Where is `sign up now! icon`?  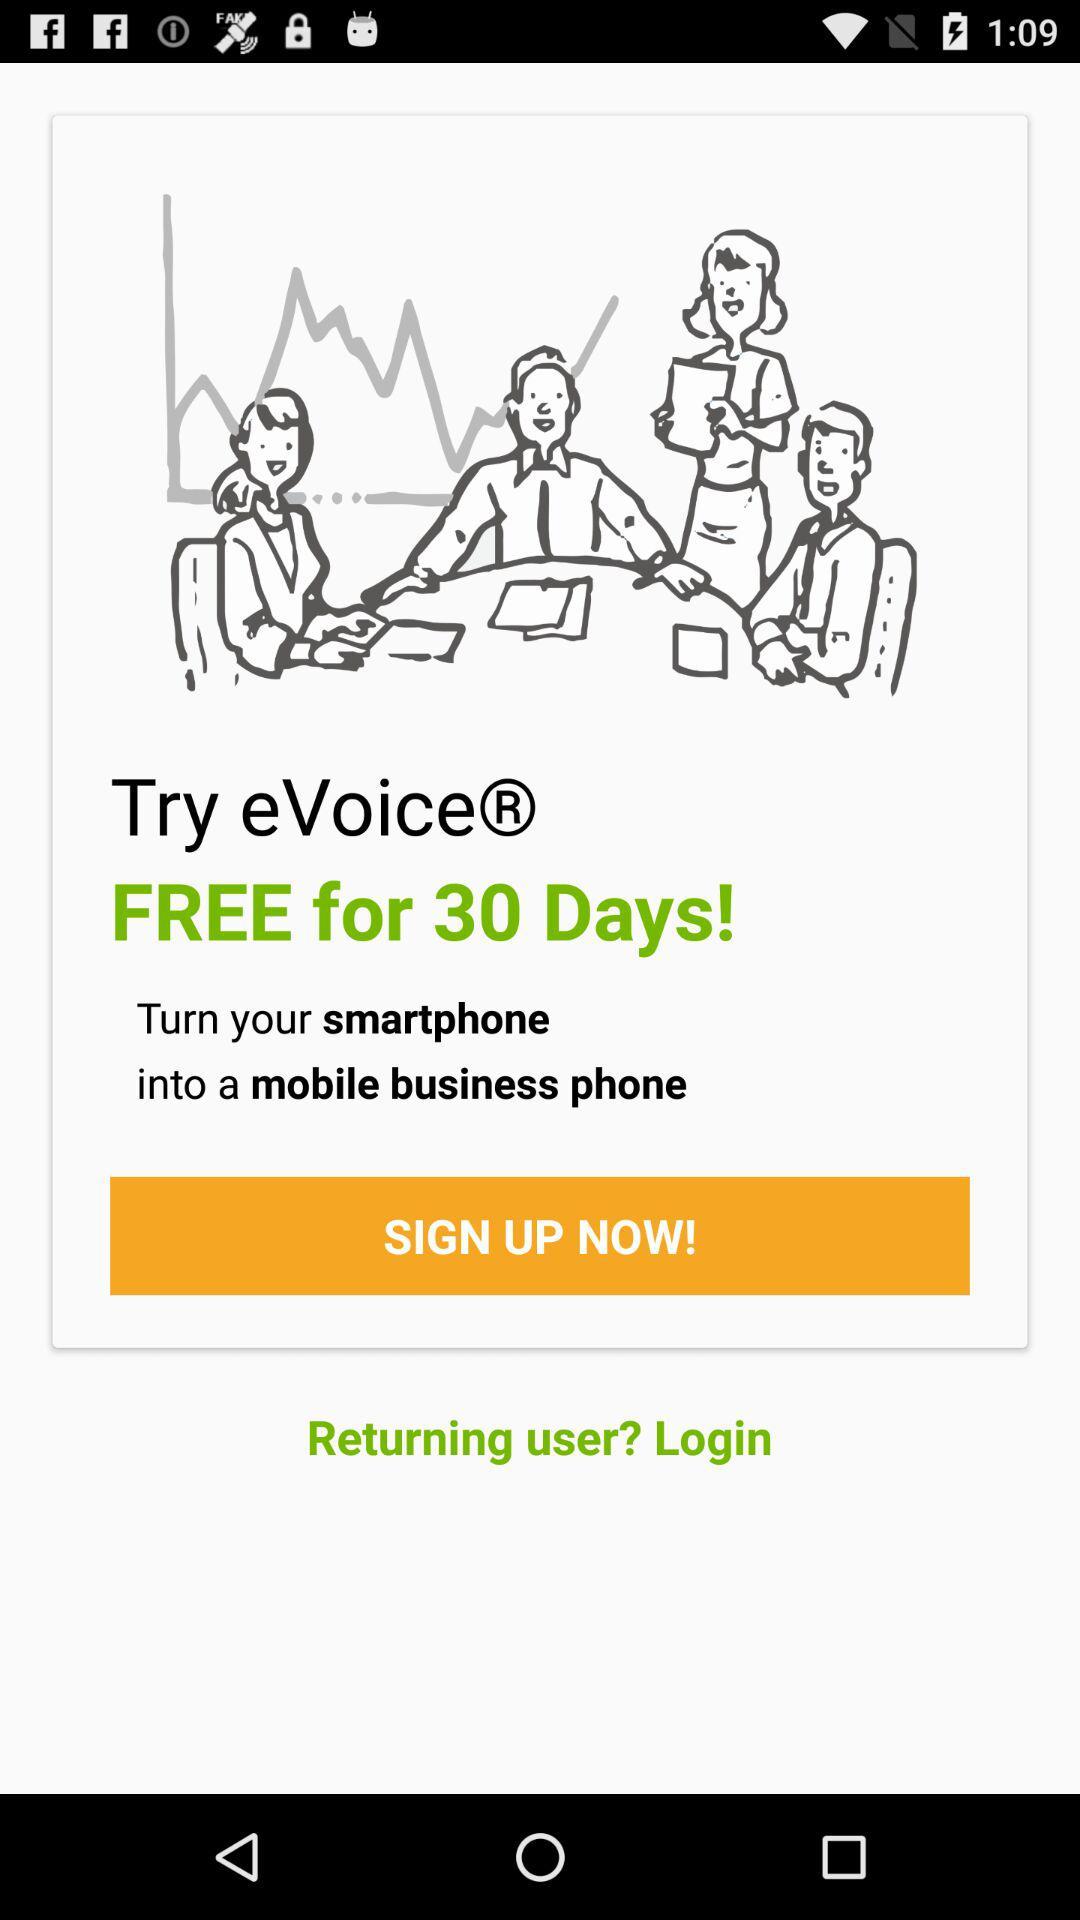
sign up now! icon is located at coordinates (540, 1234).